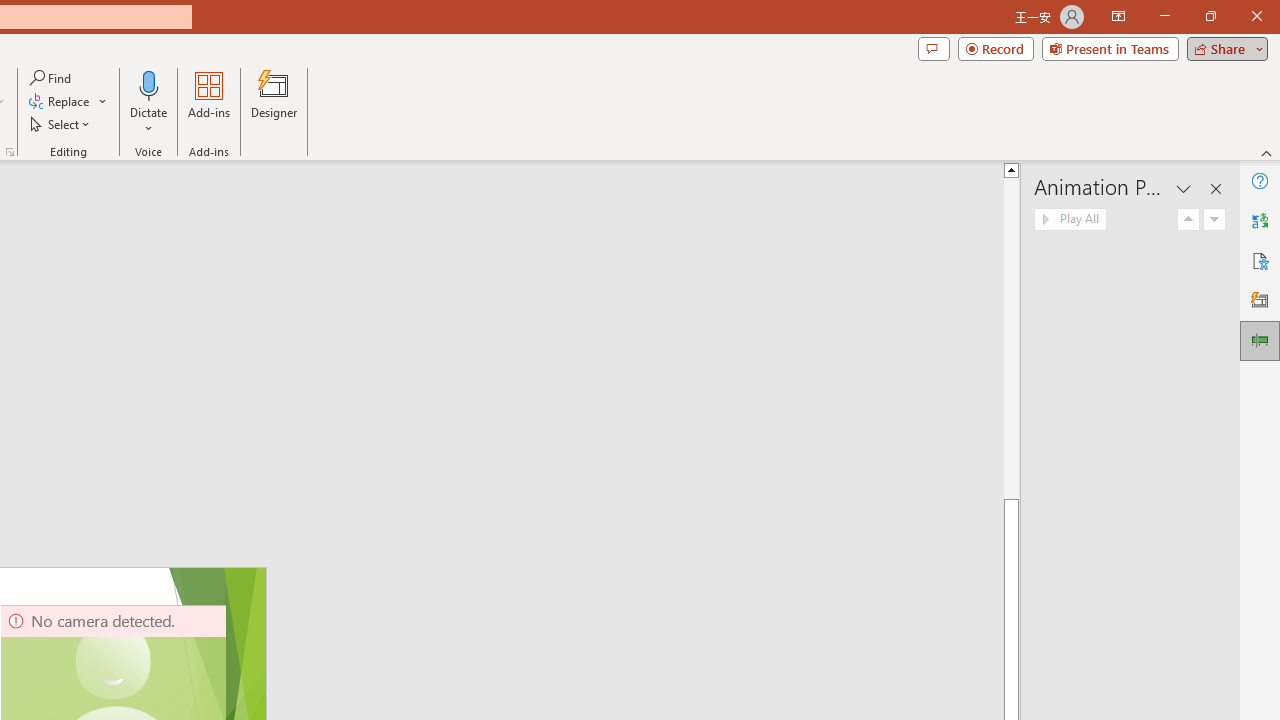 The width and height of the screenshot is (1280, 720). I want to click on 'Play All', so click(1069, 219).